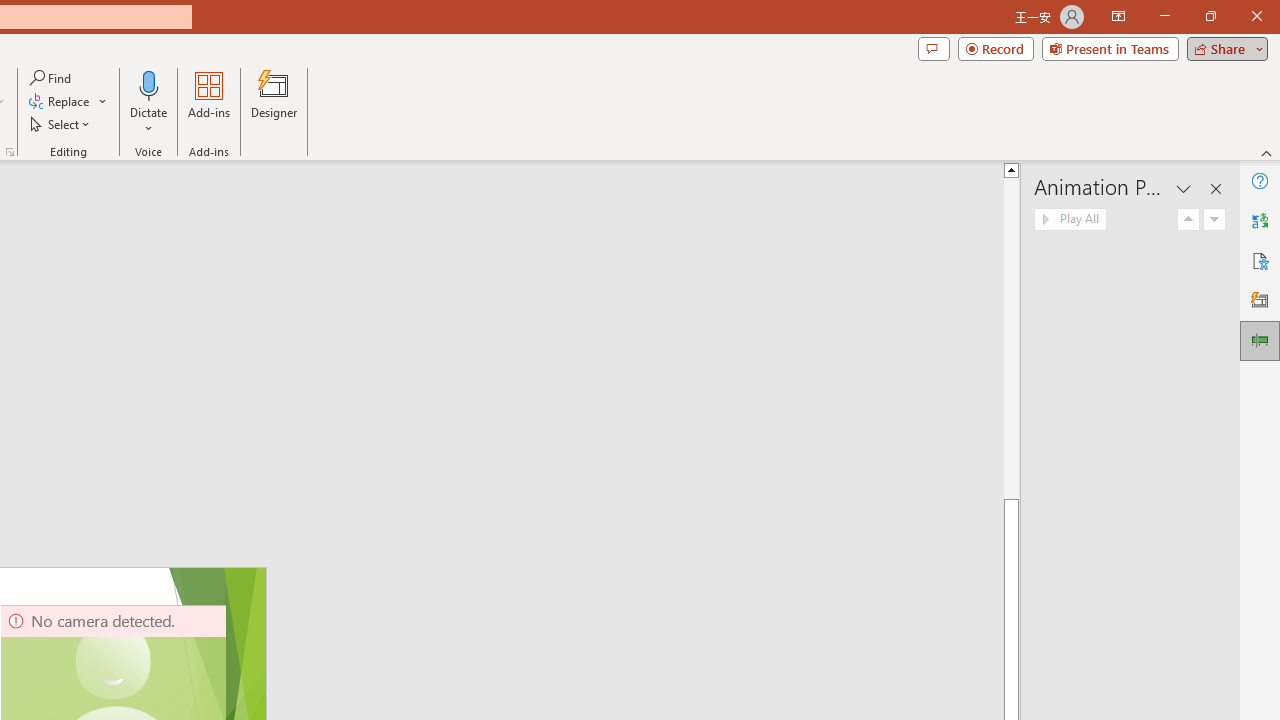 The width and height of the screenshot is (1280, 720). I want to click on 'Play All', so click(1069, 219).